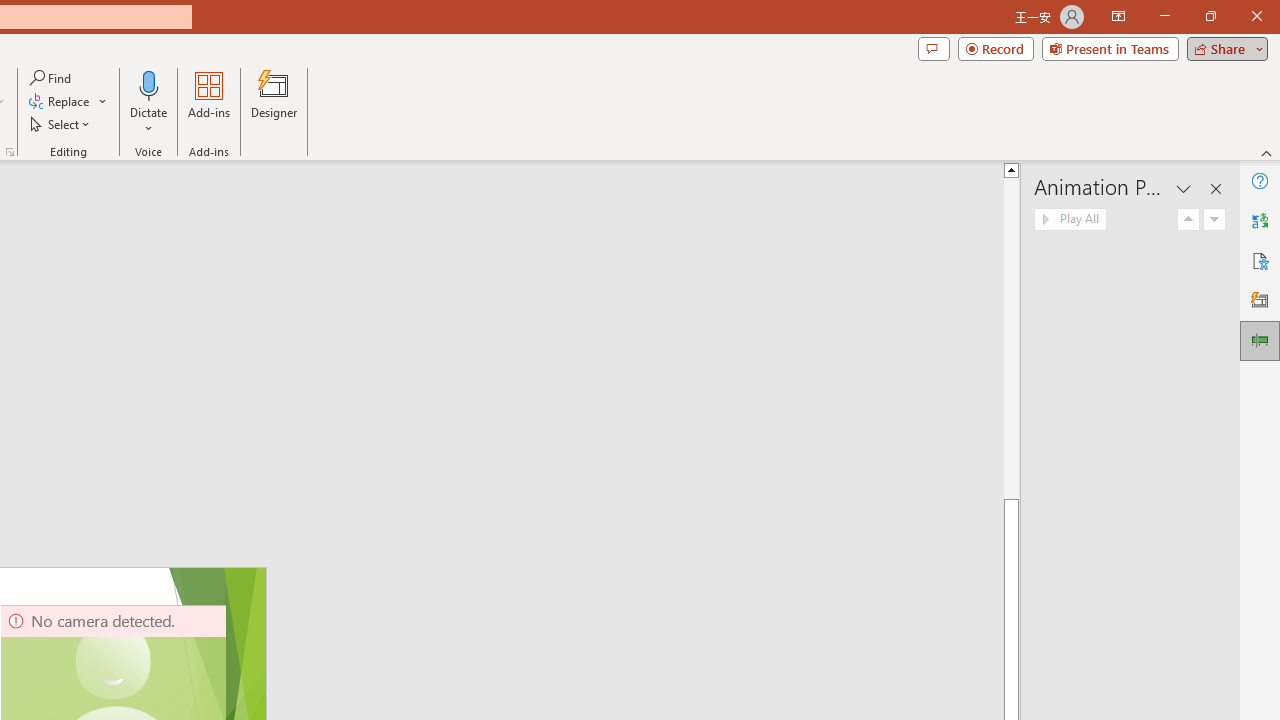 The width and height of the screenshot is (1280, 720). I want to click on 'Play All', so click(1069, 219).